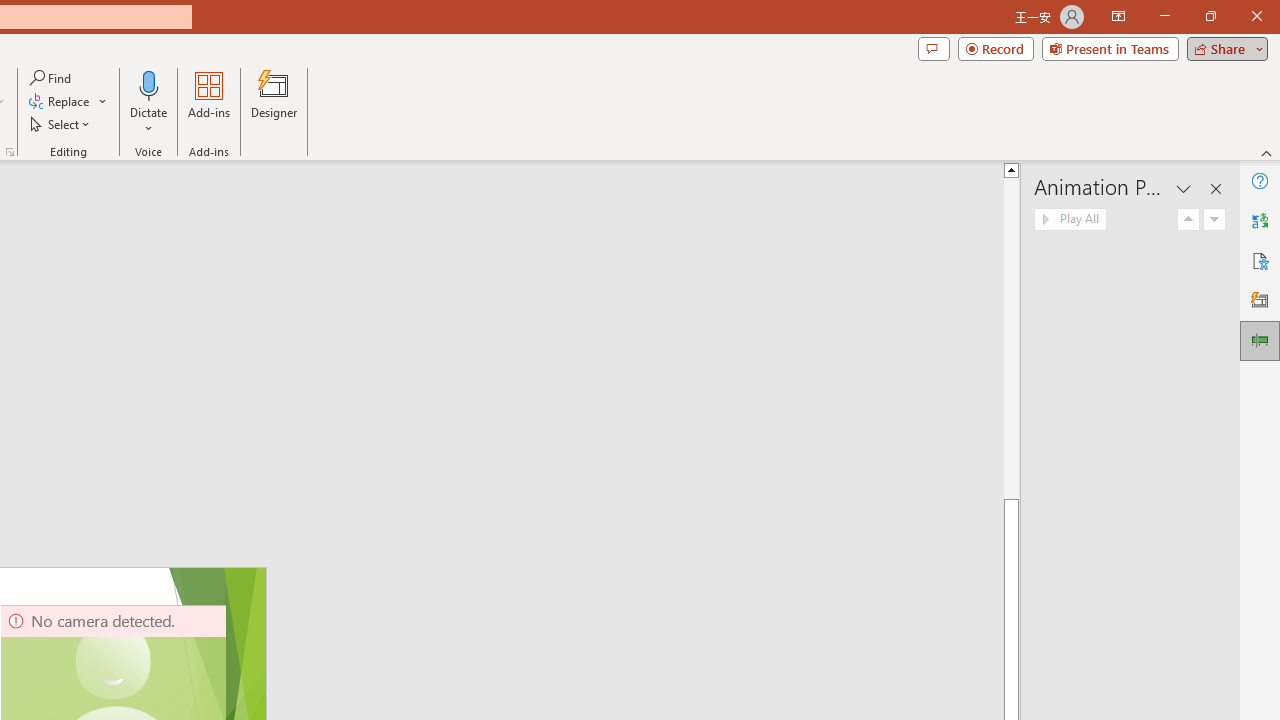 The width and height of the screenshot is (1280, 720). I want to click on 'Play All', so click(1069, 219).